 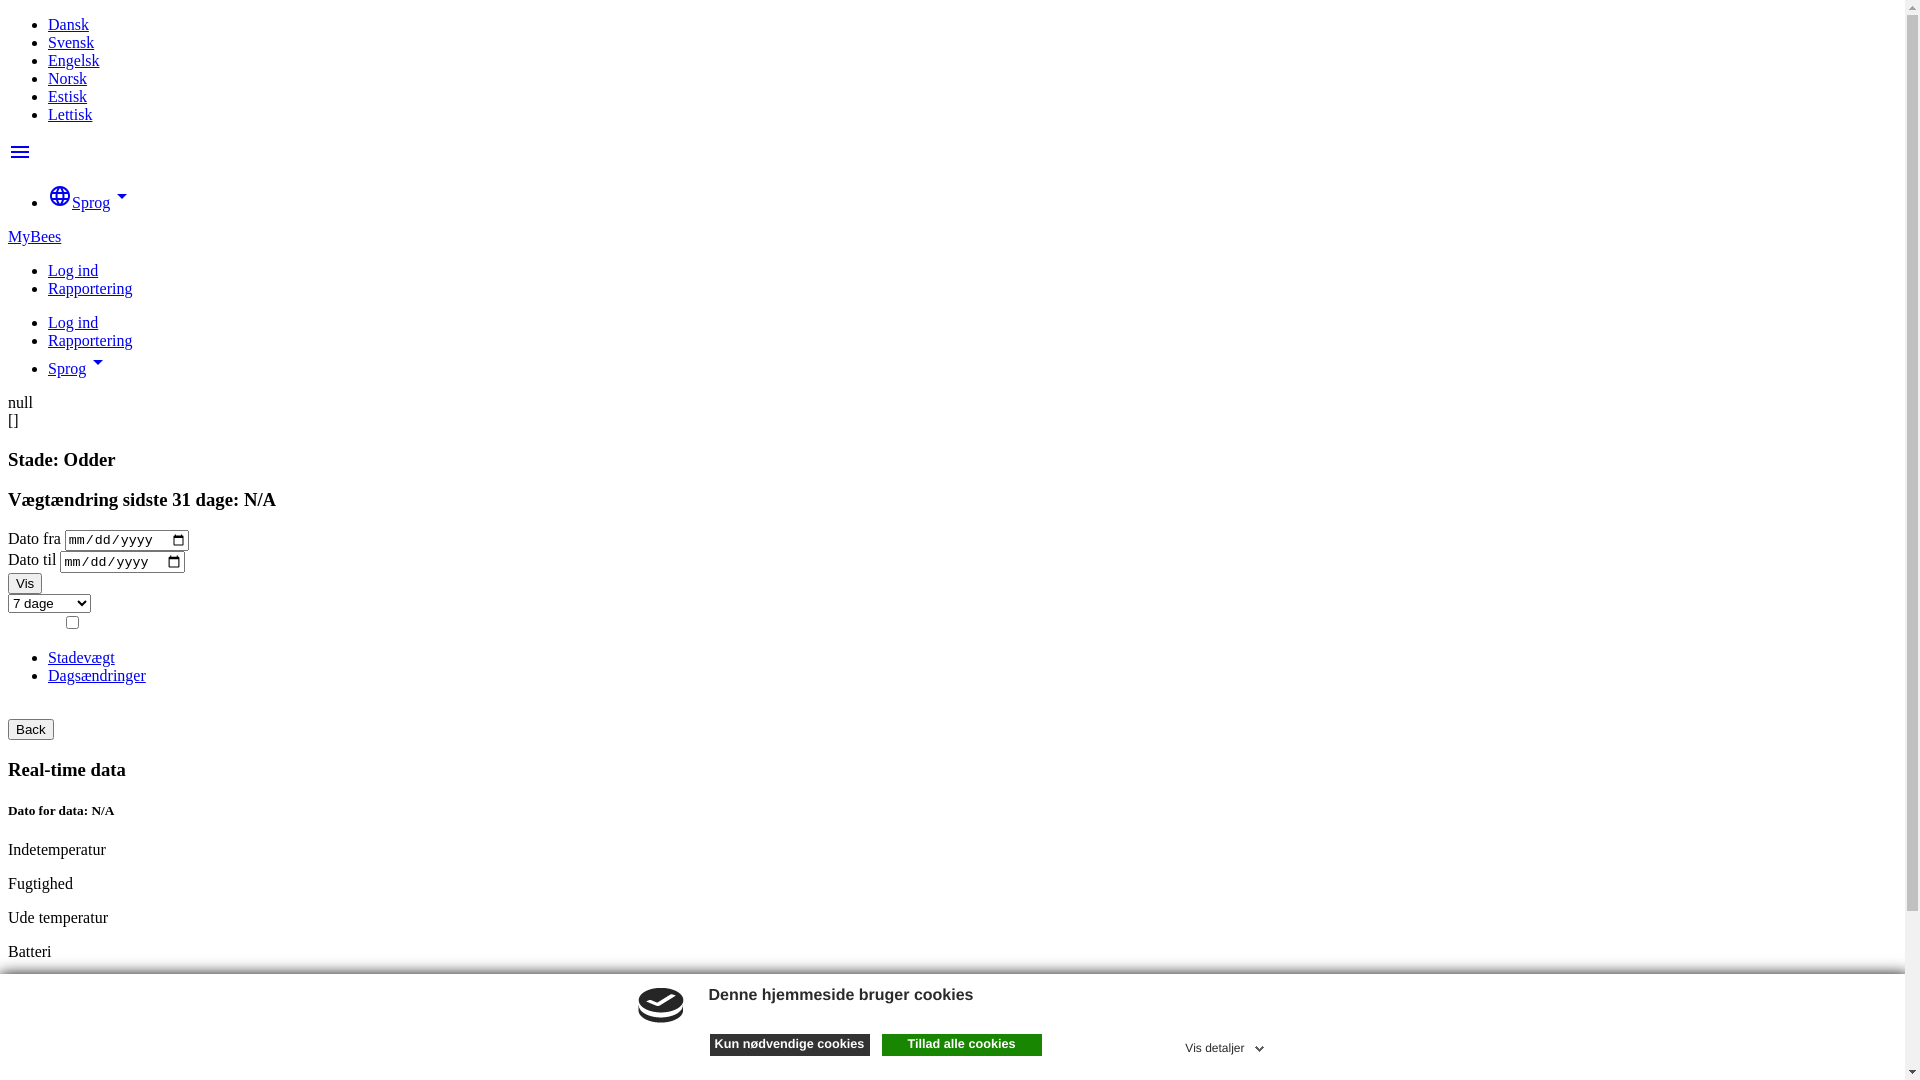 I want to click on 'Back', so click(x=30, y=729).